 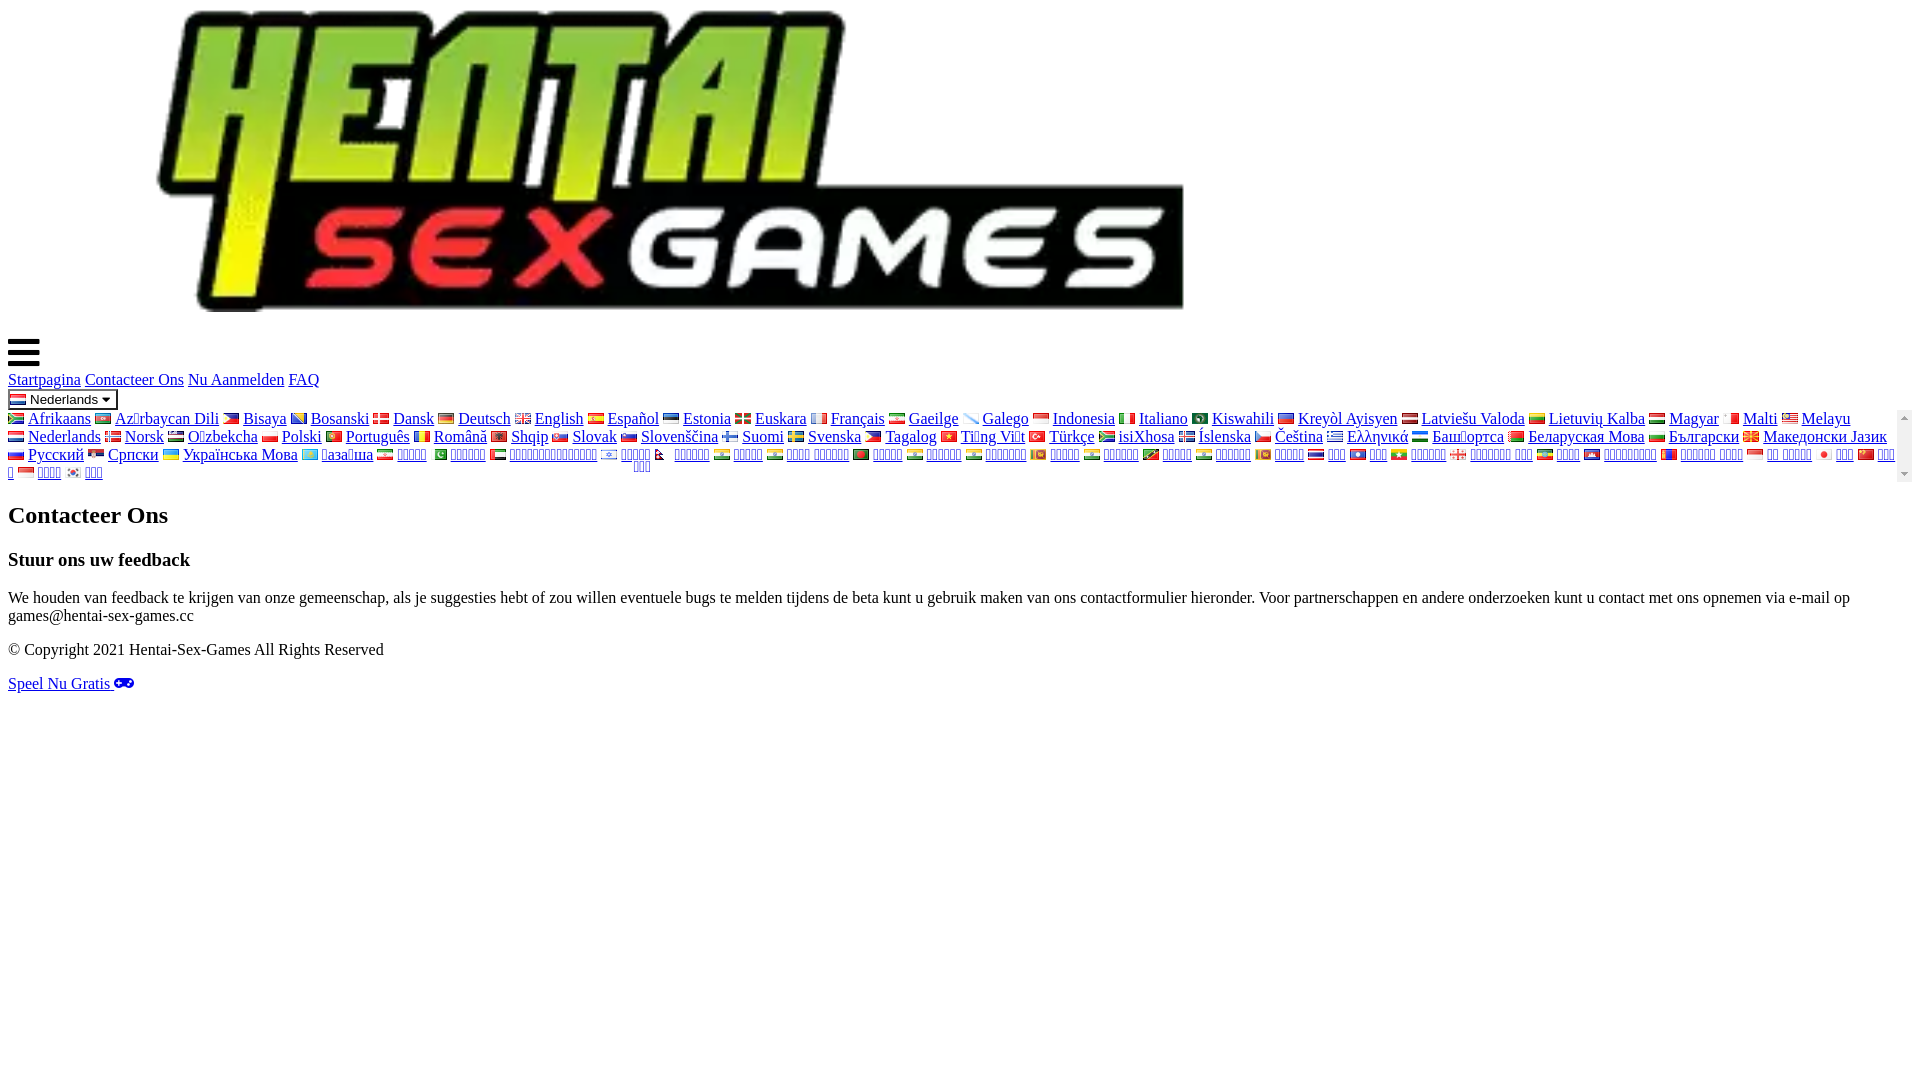 I want to click on 'FAQ', so click(x=302, y=379).